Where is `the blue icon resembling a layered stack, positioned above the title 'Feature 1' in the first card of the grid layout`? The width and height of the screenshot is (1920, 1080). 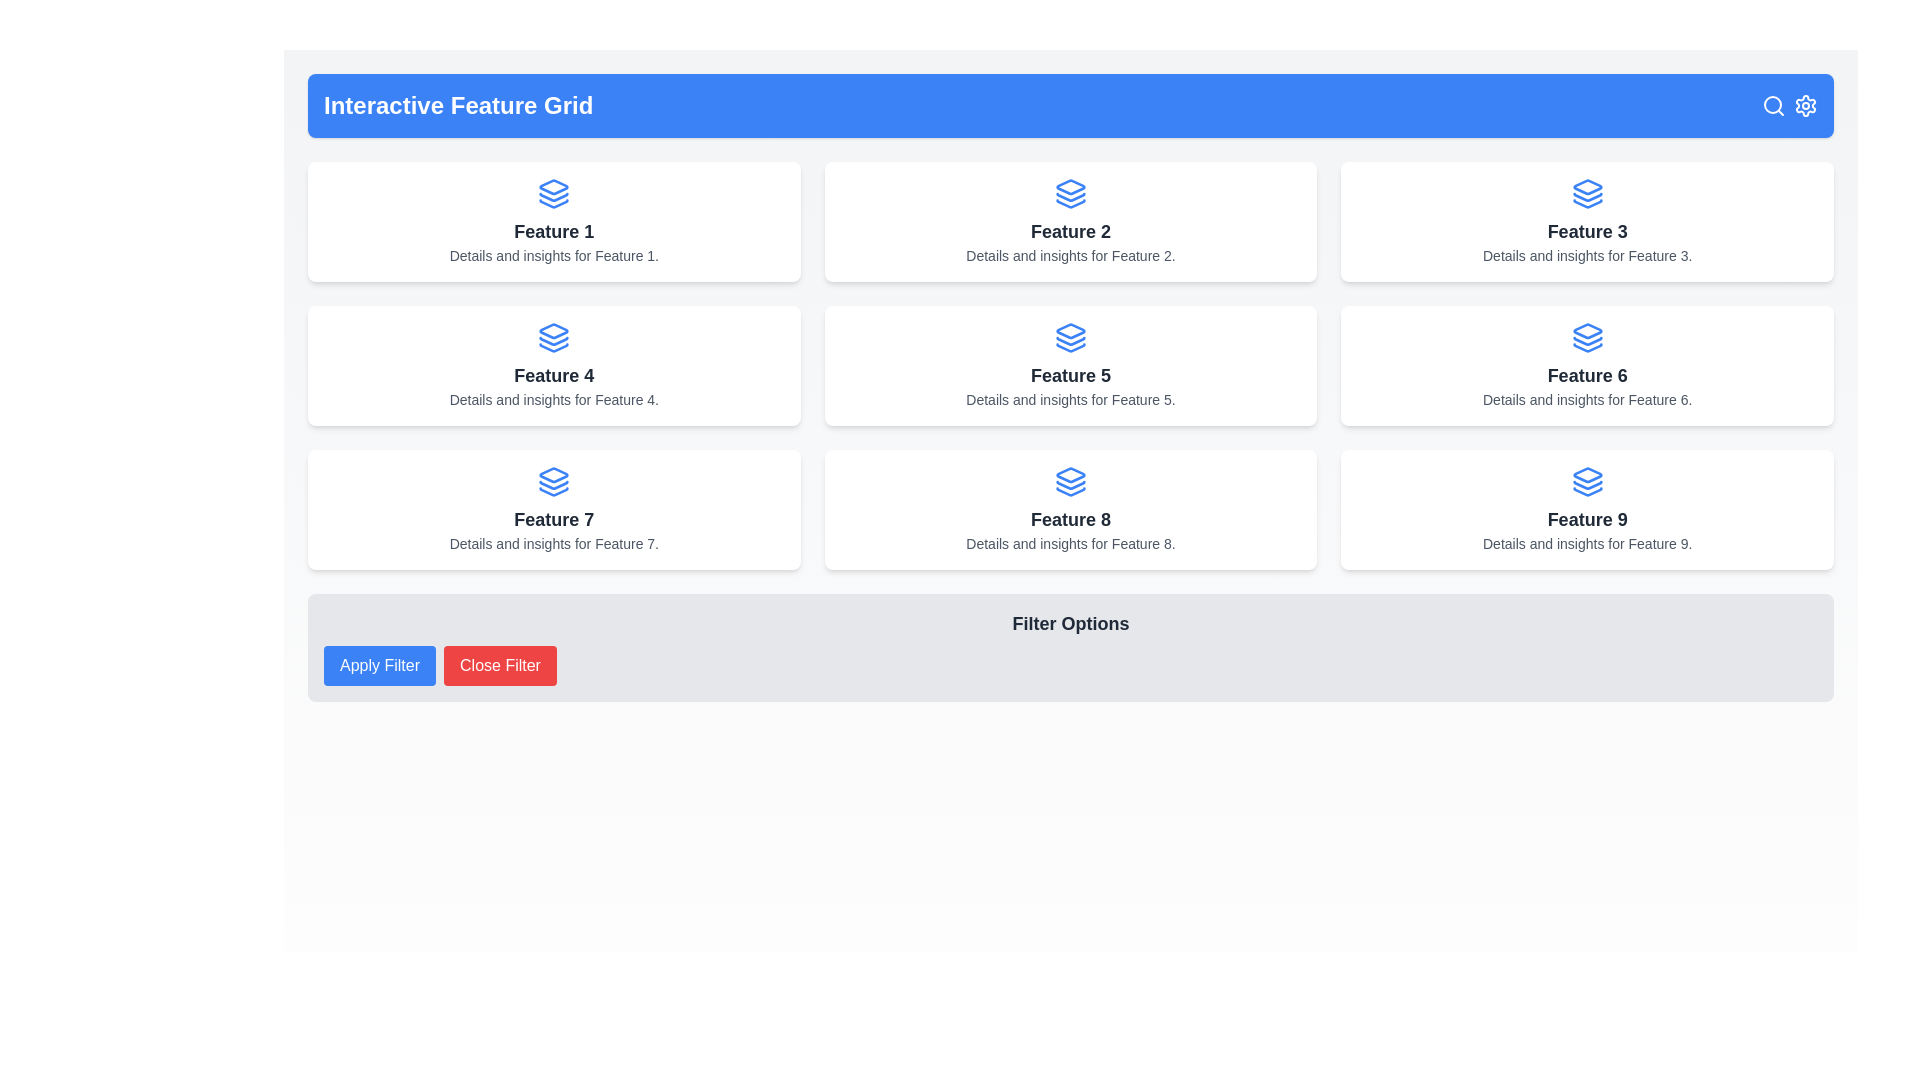
the blue icon resembling a layered stack, positioned above the title 'Feature 1' in the first card of the grid layout is located at coordinates (554, 193).